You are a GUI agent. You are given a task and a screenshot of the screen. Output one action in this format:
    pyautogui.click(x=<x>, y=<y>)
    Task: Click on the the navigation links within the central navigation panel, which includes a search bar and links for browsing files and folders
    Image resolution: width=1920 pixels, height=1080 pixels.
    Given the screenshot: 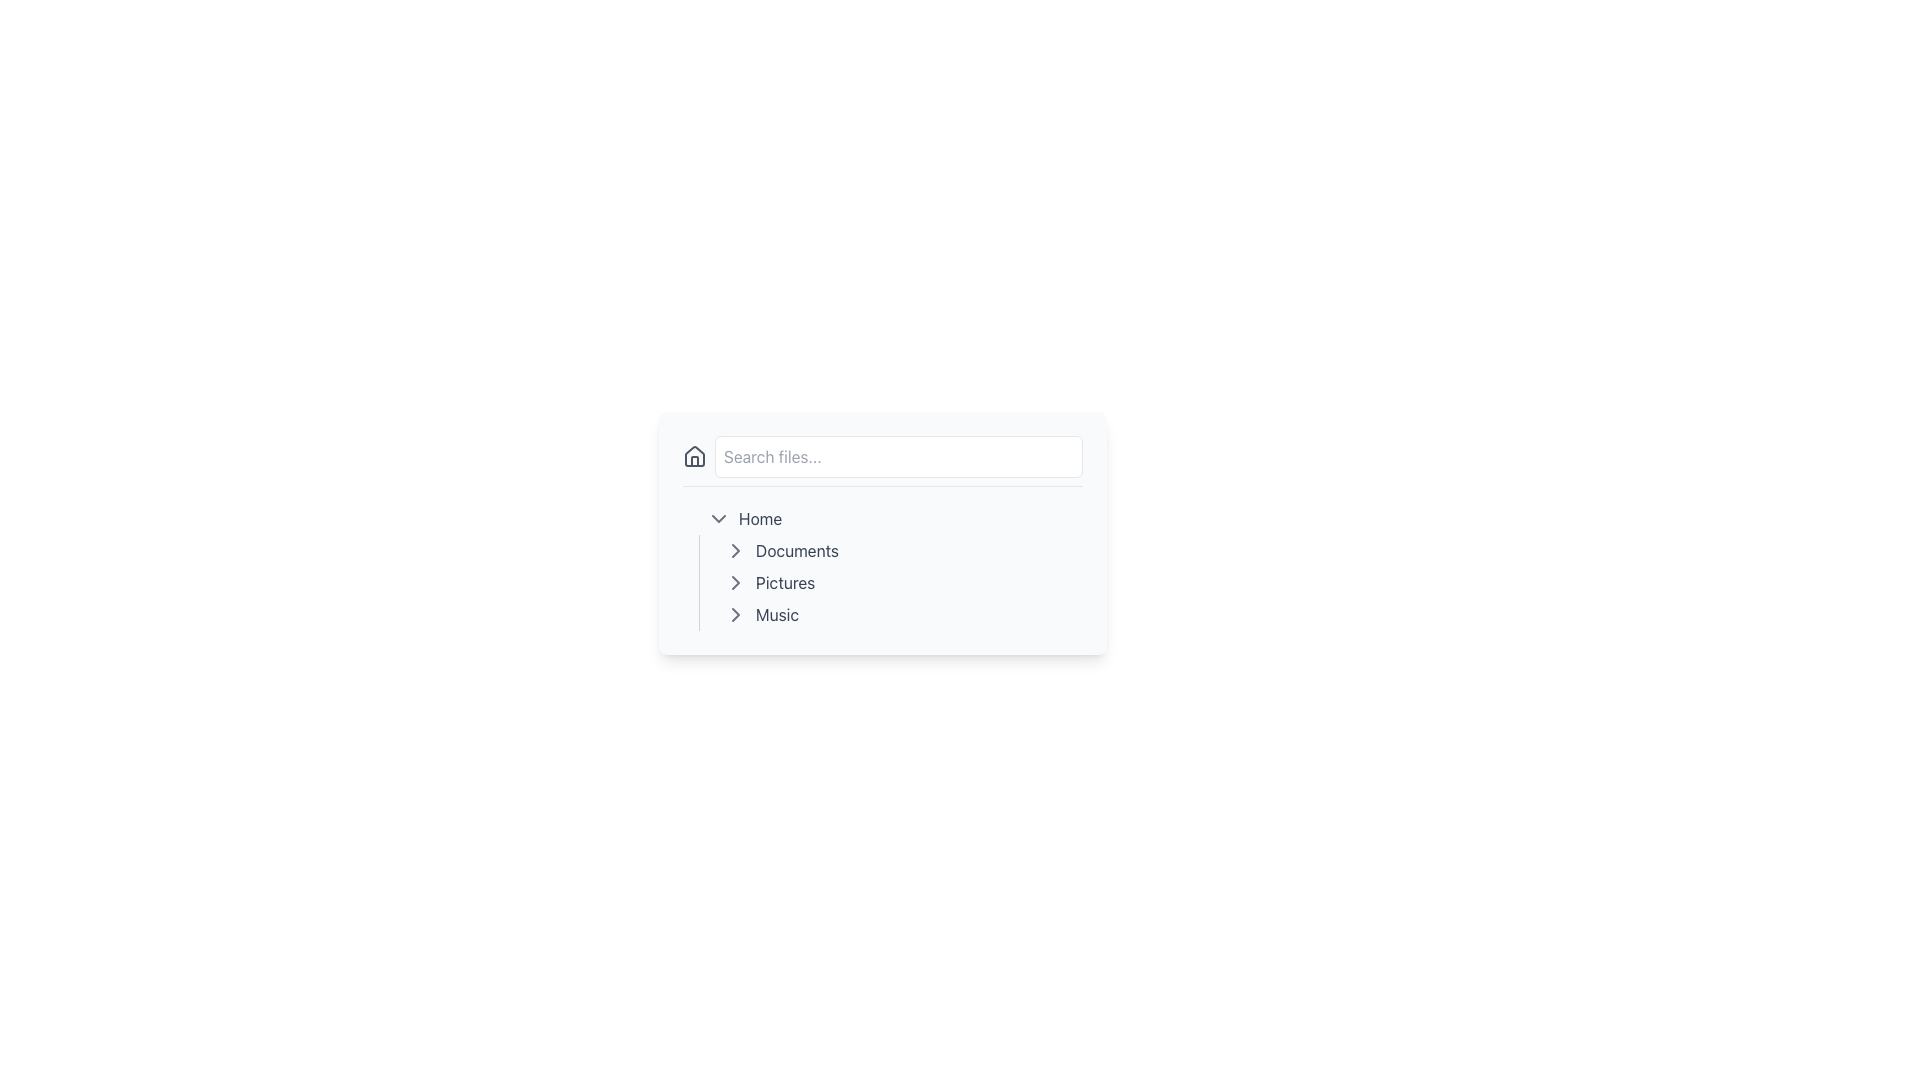 What is the action you would take?
    pyautogui.click(x=882, y=532)
    